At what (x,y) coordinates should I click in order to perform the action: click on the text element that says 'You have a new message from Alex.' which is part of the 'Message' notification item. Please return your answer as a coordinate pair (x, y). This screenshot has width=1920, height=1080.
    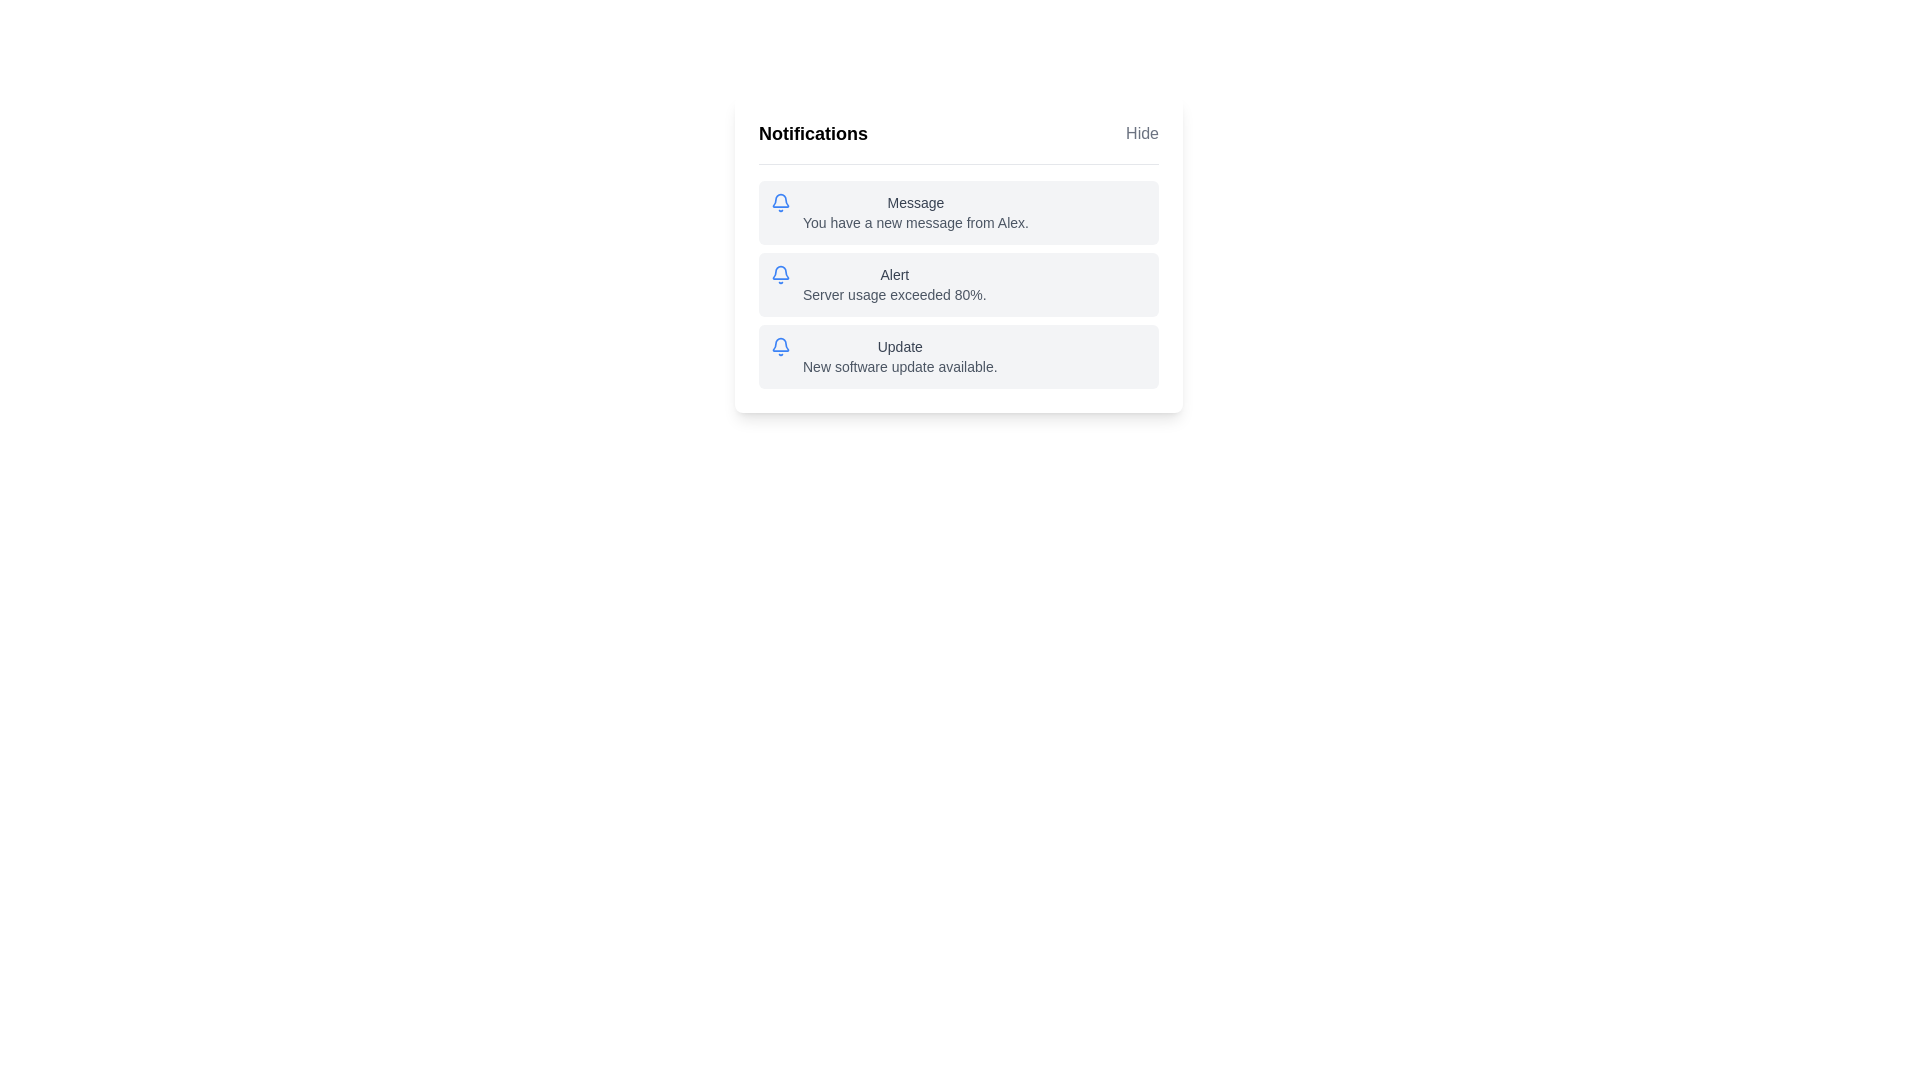
    Looking at the image, I should click on (915, 223).